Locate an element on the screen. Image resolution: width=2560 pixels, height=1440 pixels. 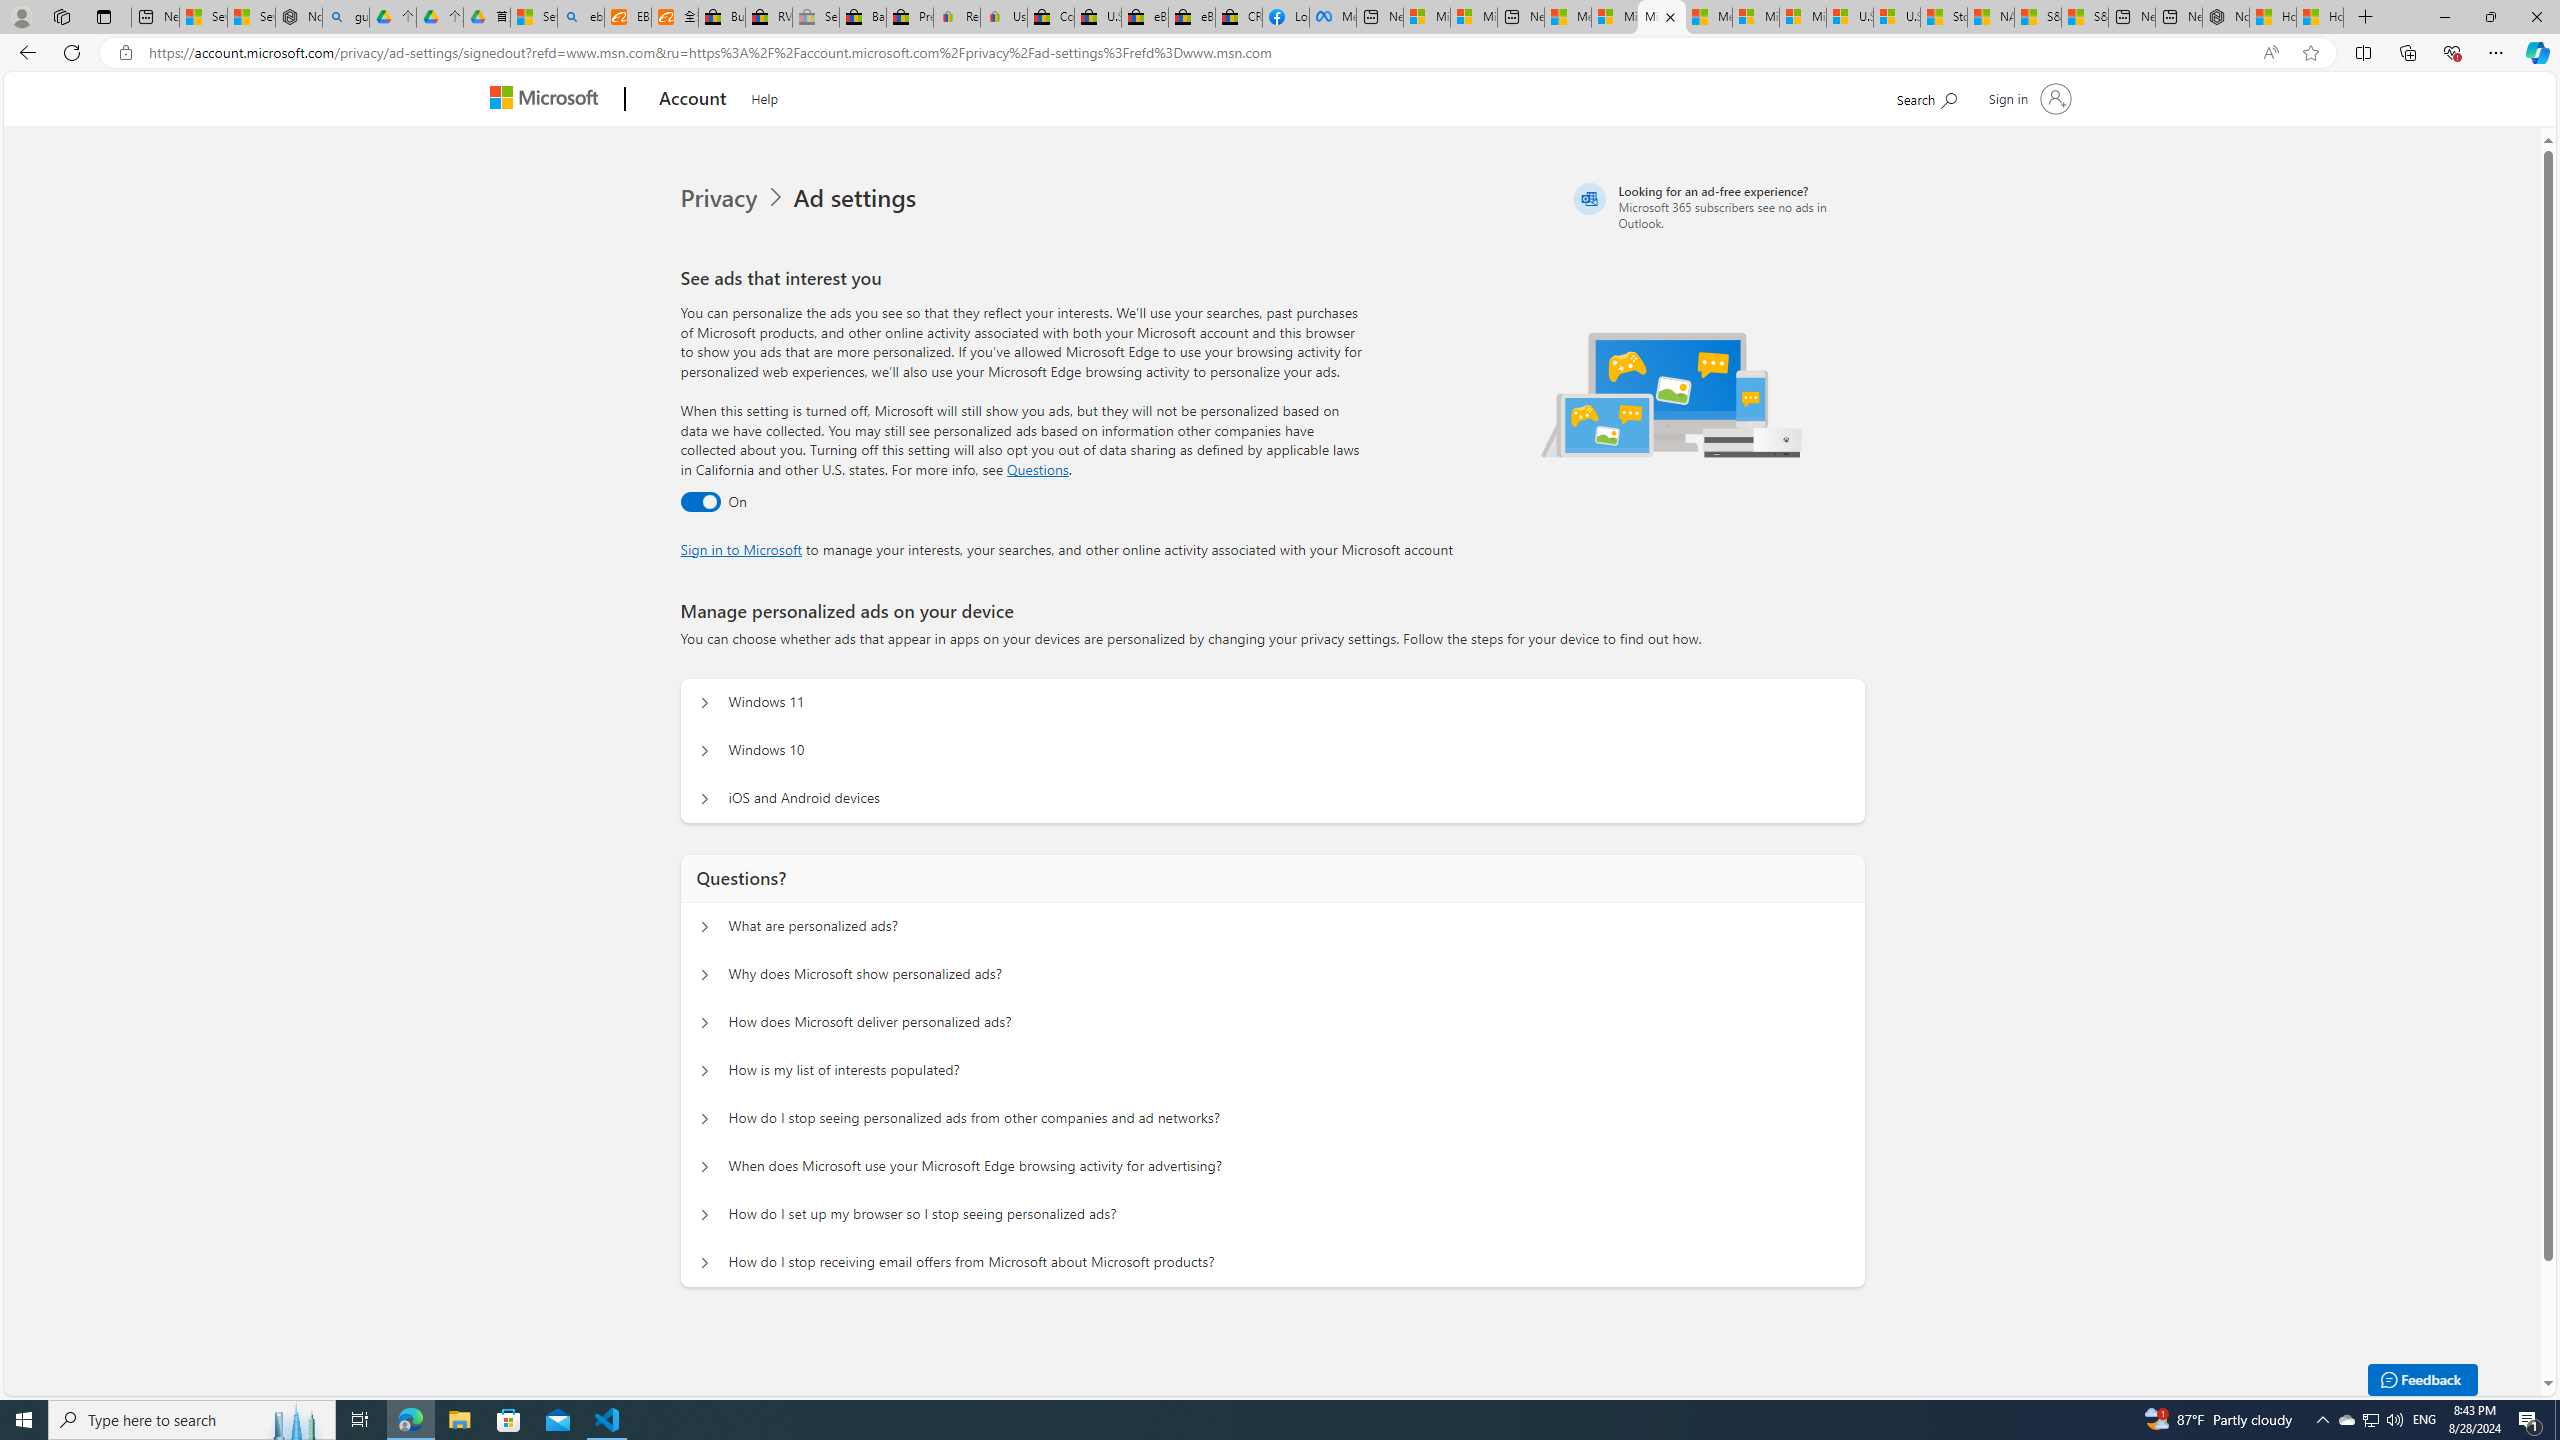
'Sell worldwide with eBay - Sleeping' is located at coordinates (815, 16).